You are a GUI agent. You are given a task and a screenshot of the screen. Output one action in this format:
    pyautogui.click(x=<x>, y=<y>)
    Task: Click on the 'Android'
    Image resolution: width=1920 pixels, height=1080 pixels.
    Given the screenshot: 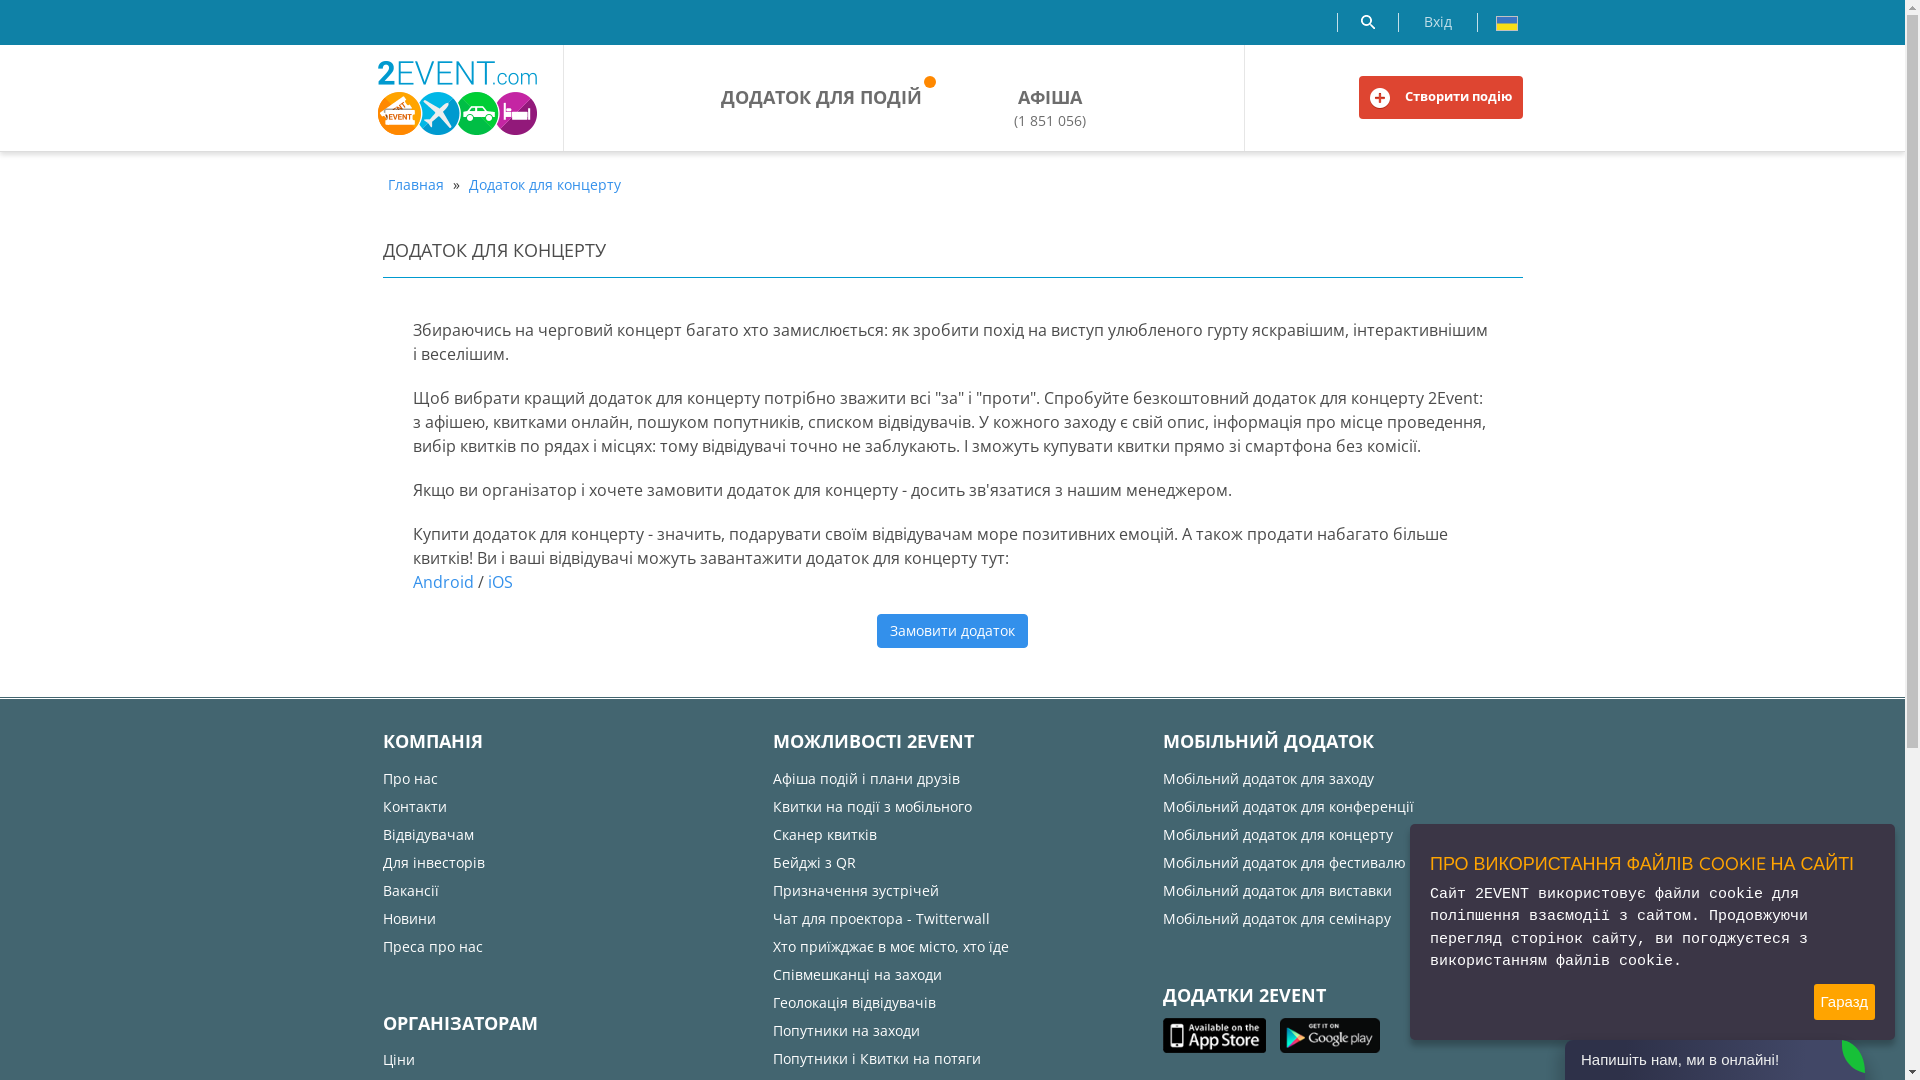 What is the action you would take?
    pyautogui.click(x=441, y=582)
    